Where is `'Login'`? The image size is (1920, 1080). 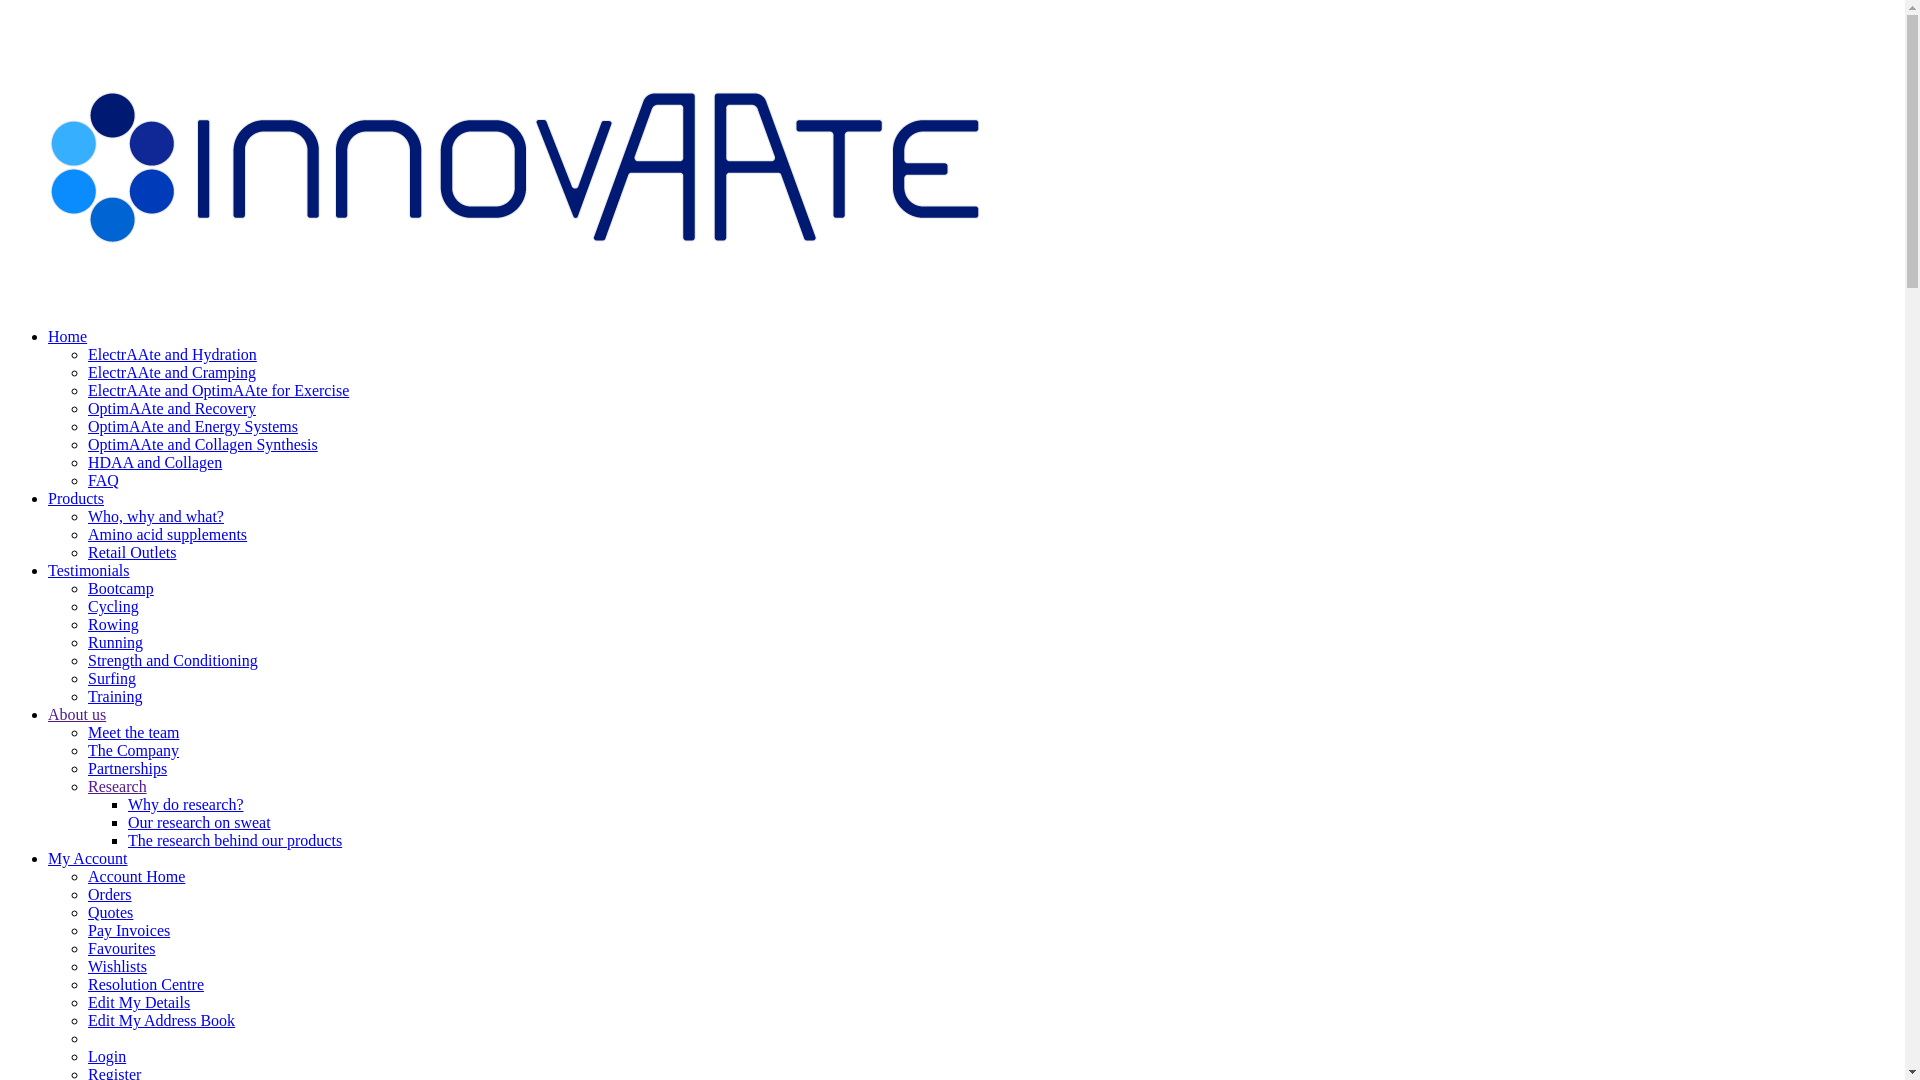
'Login' is located at coordinates (105, 1055).